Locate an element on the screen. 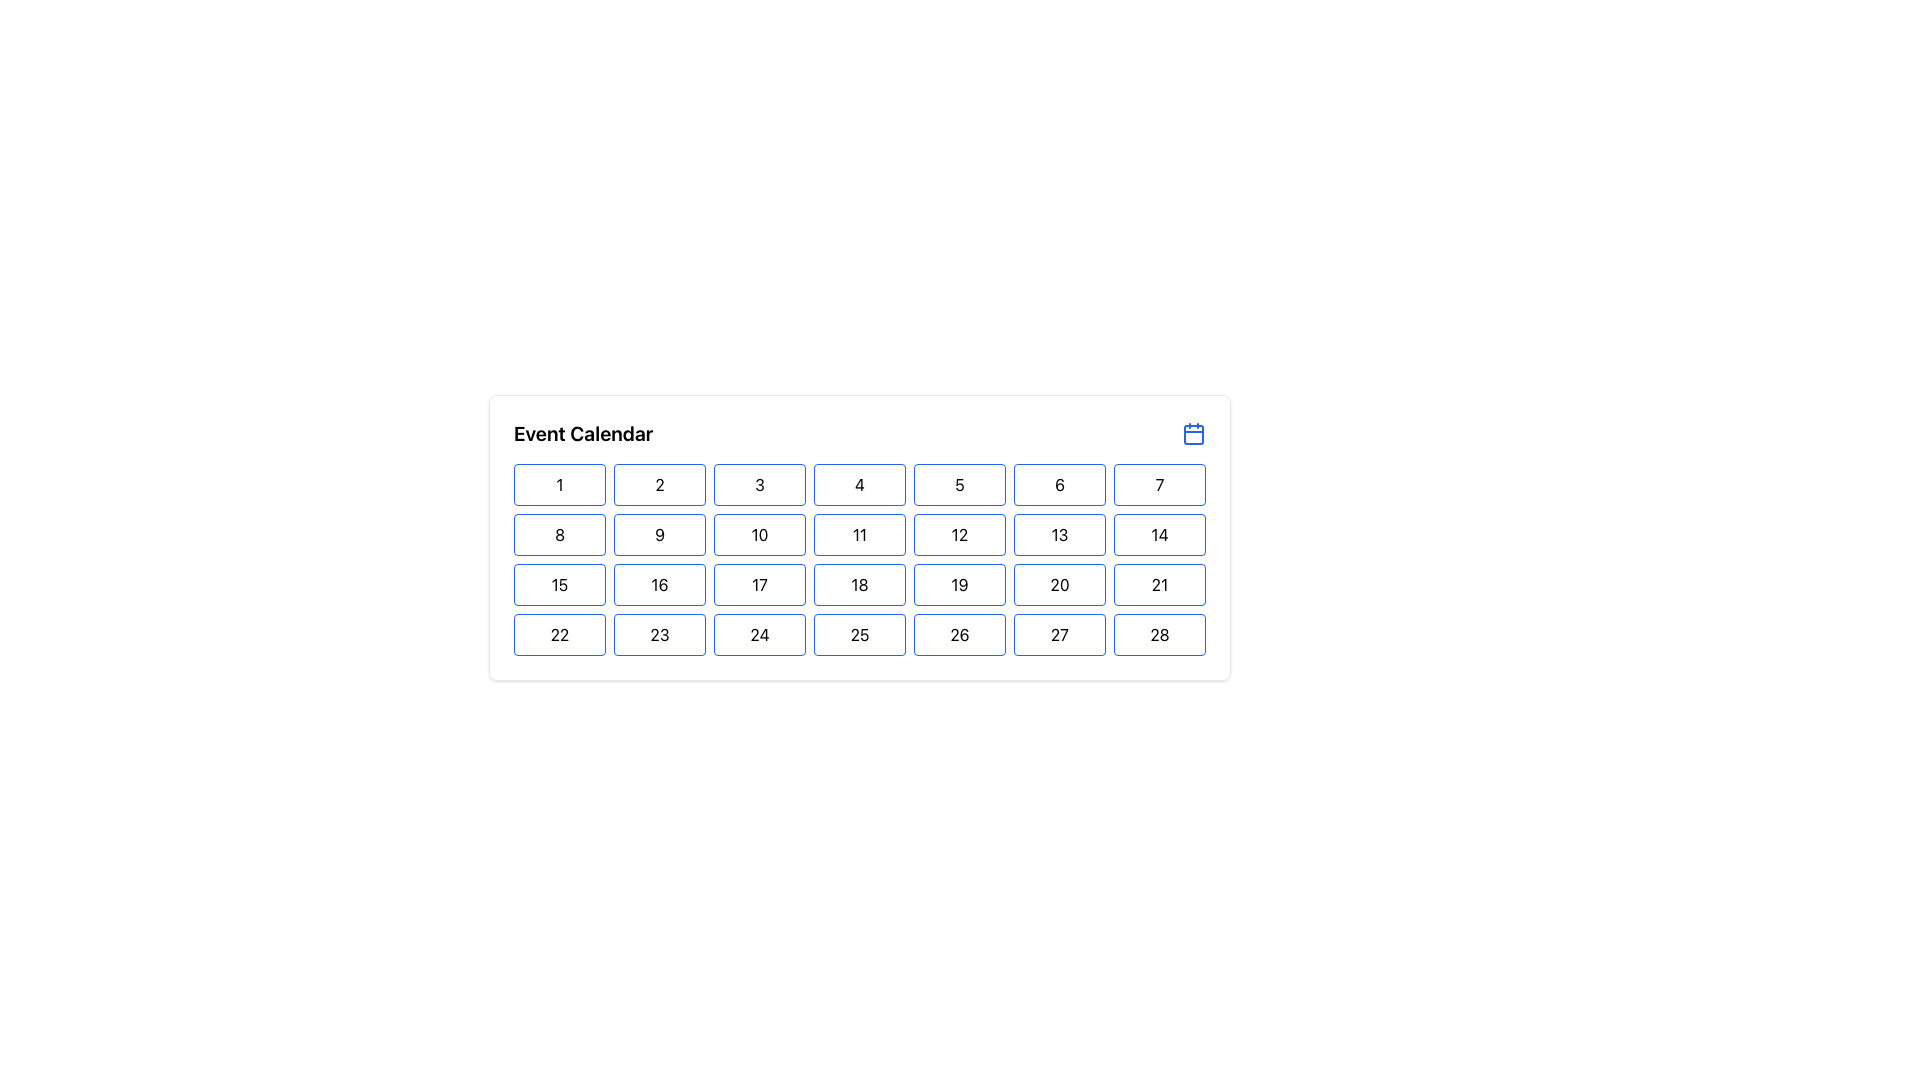  the decorative graphical component represented as a rounded rectangle within the SVG calendar icon, located at the top-right corner of the outlined event calendar interface is located at coordinates (1194, 434).